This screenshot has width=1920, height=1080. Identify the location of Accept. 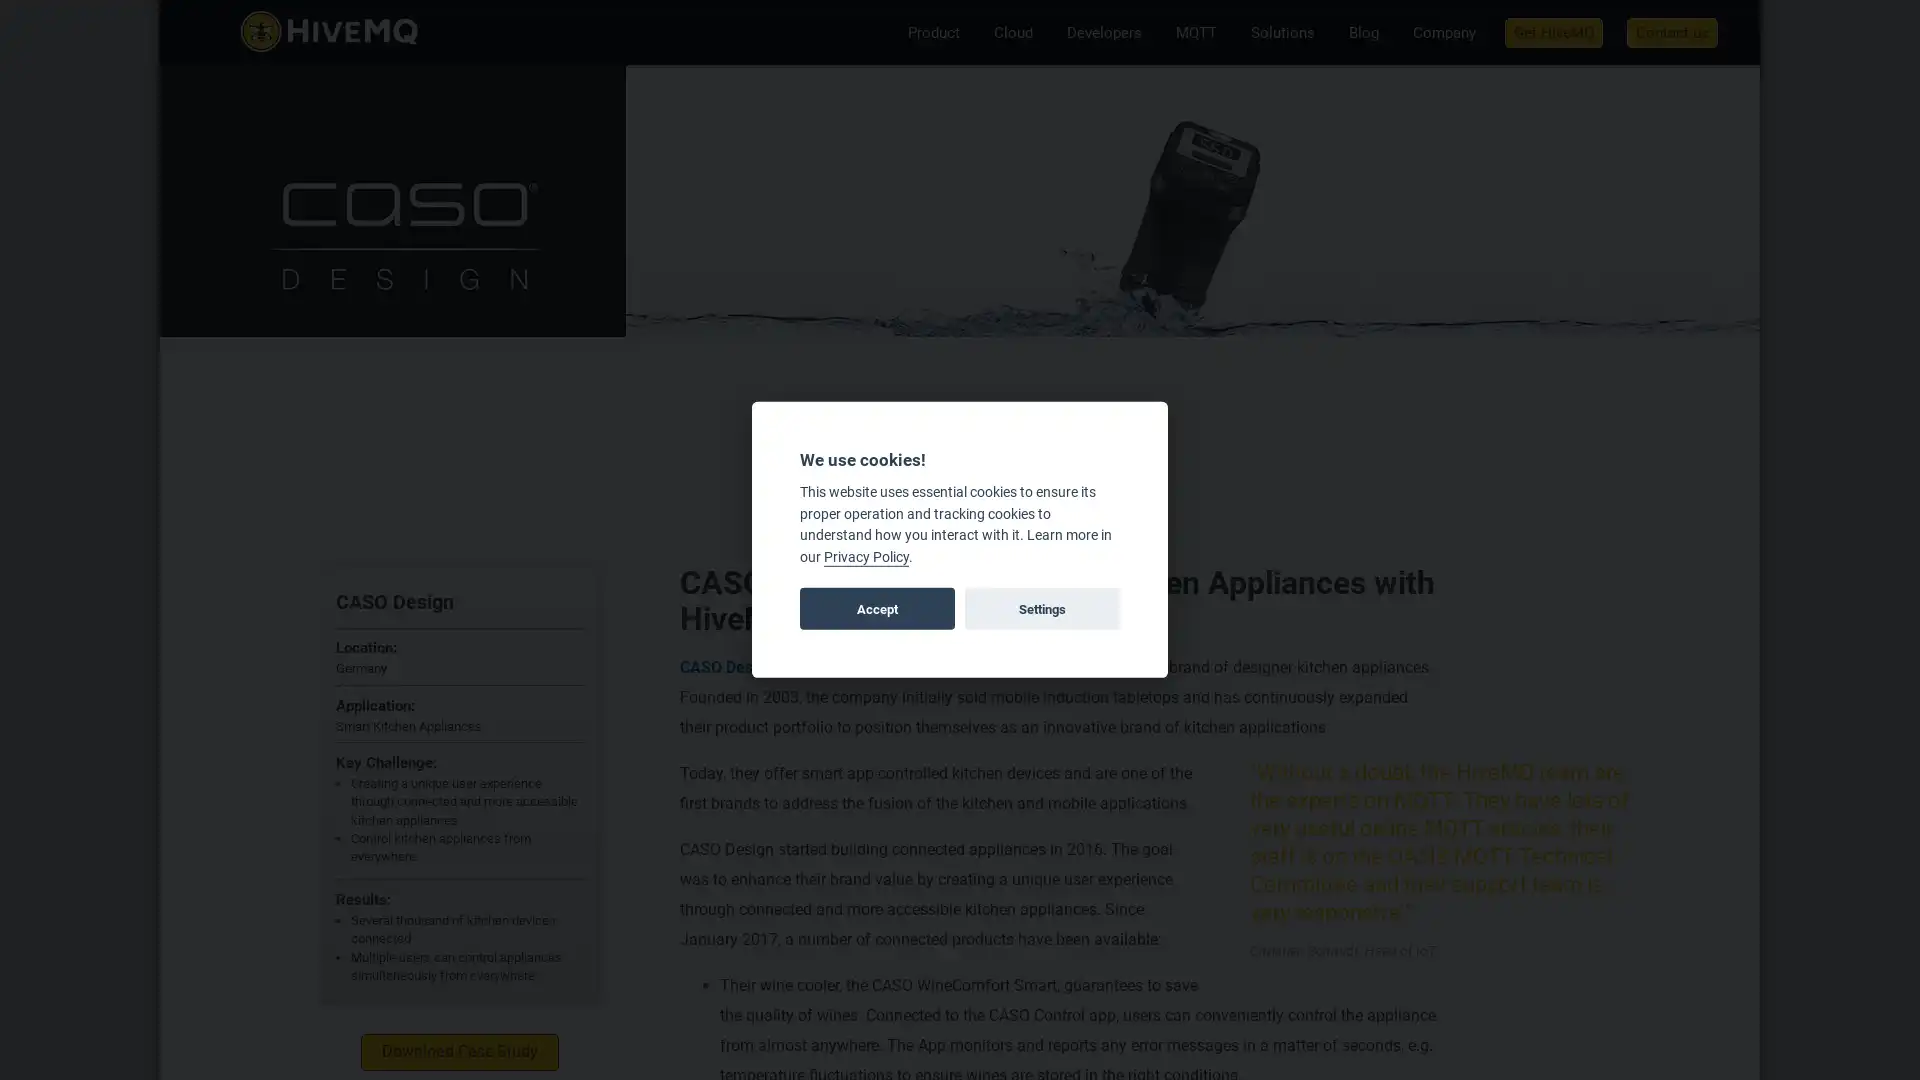
(877, 608).